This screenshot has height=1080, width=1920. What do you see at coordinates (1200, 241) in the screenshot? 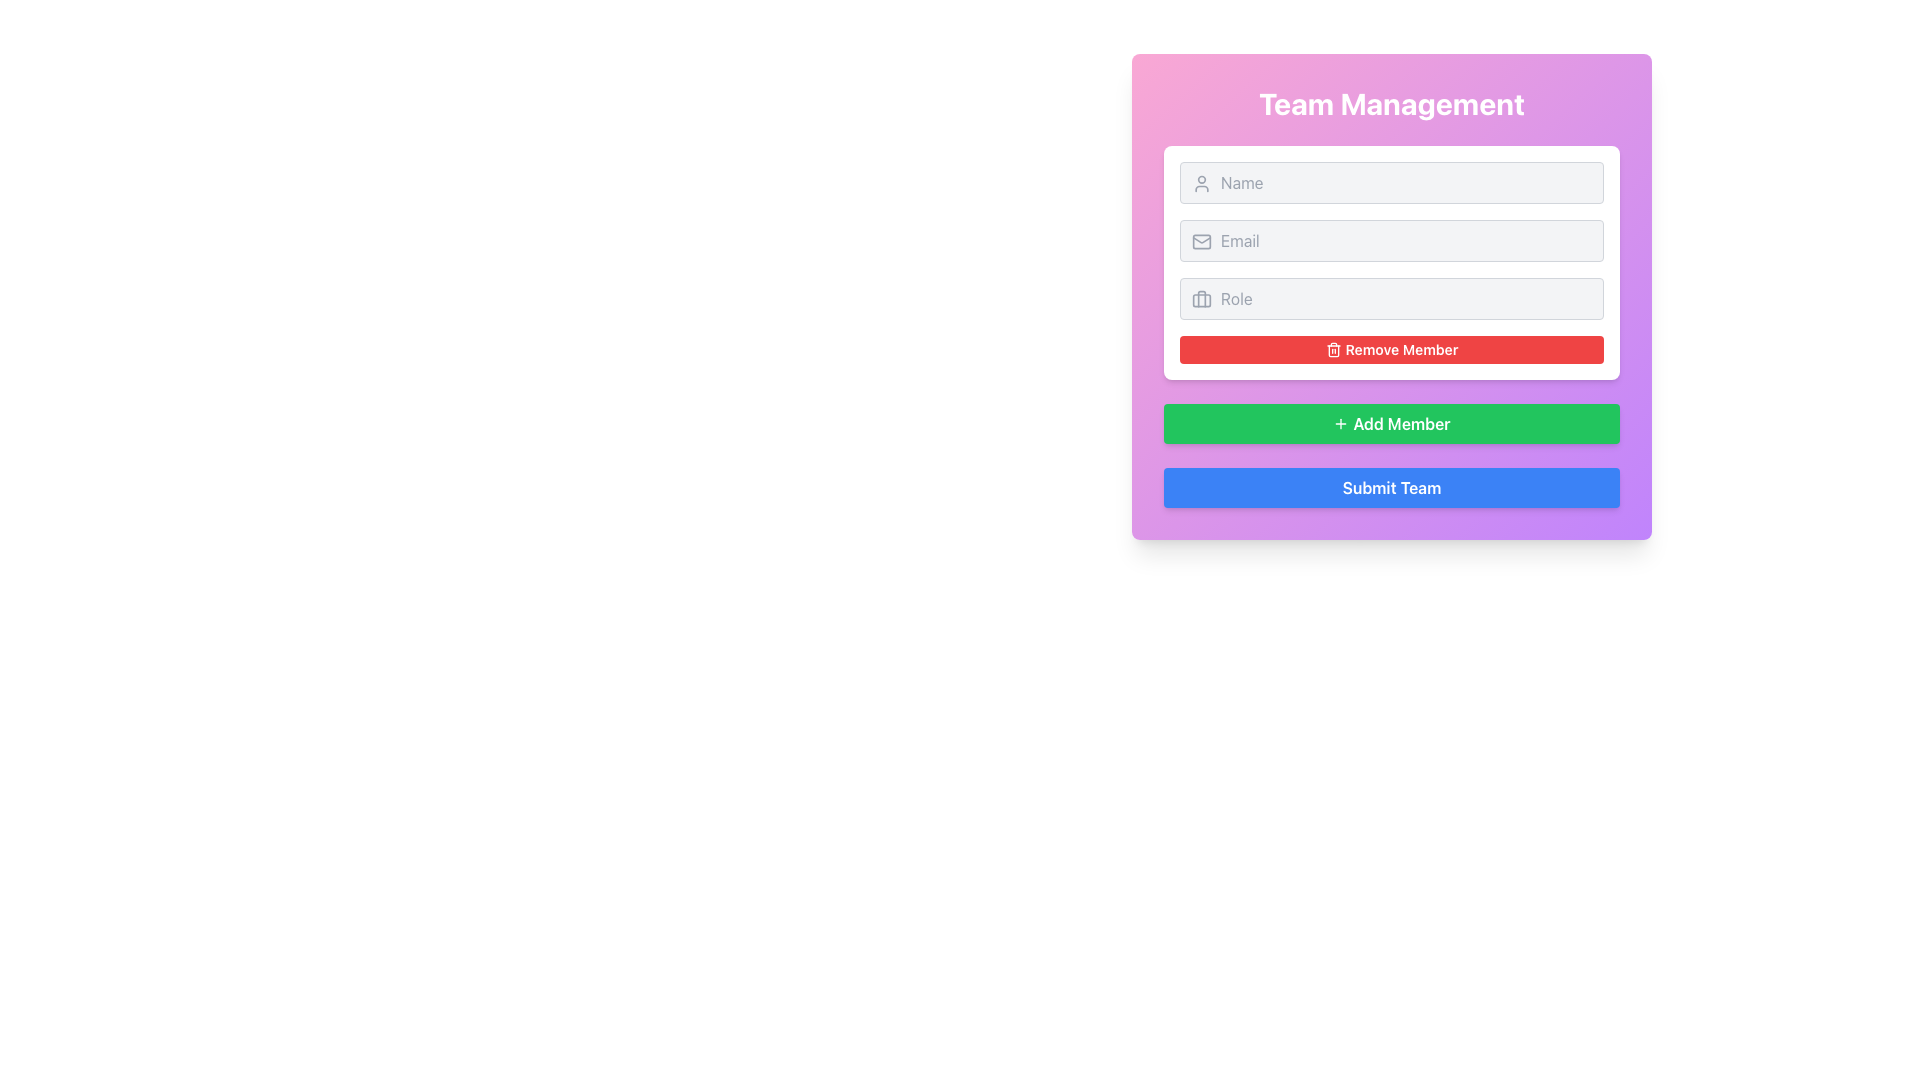
I see `the small gray envelope icon located to the left of the 'Email' text input field` at bounding box center [1200, 241].